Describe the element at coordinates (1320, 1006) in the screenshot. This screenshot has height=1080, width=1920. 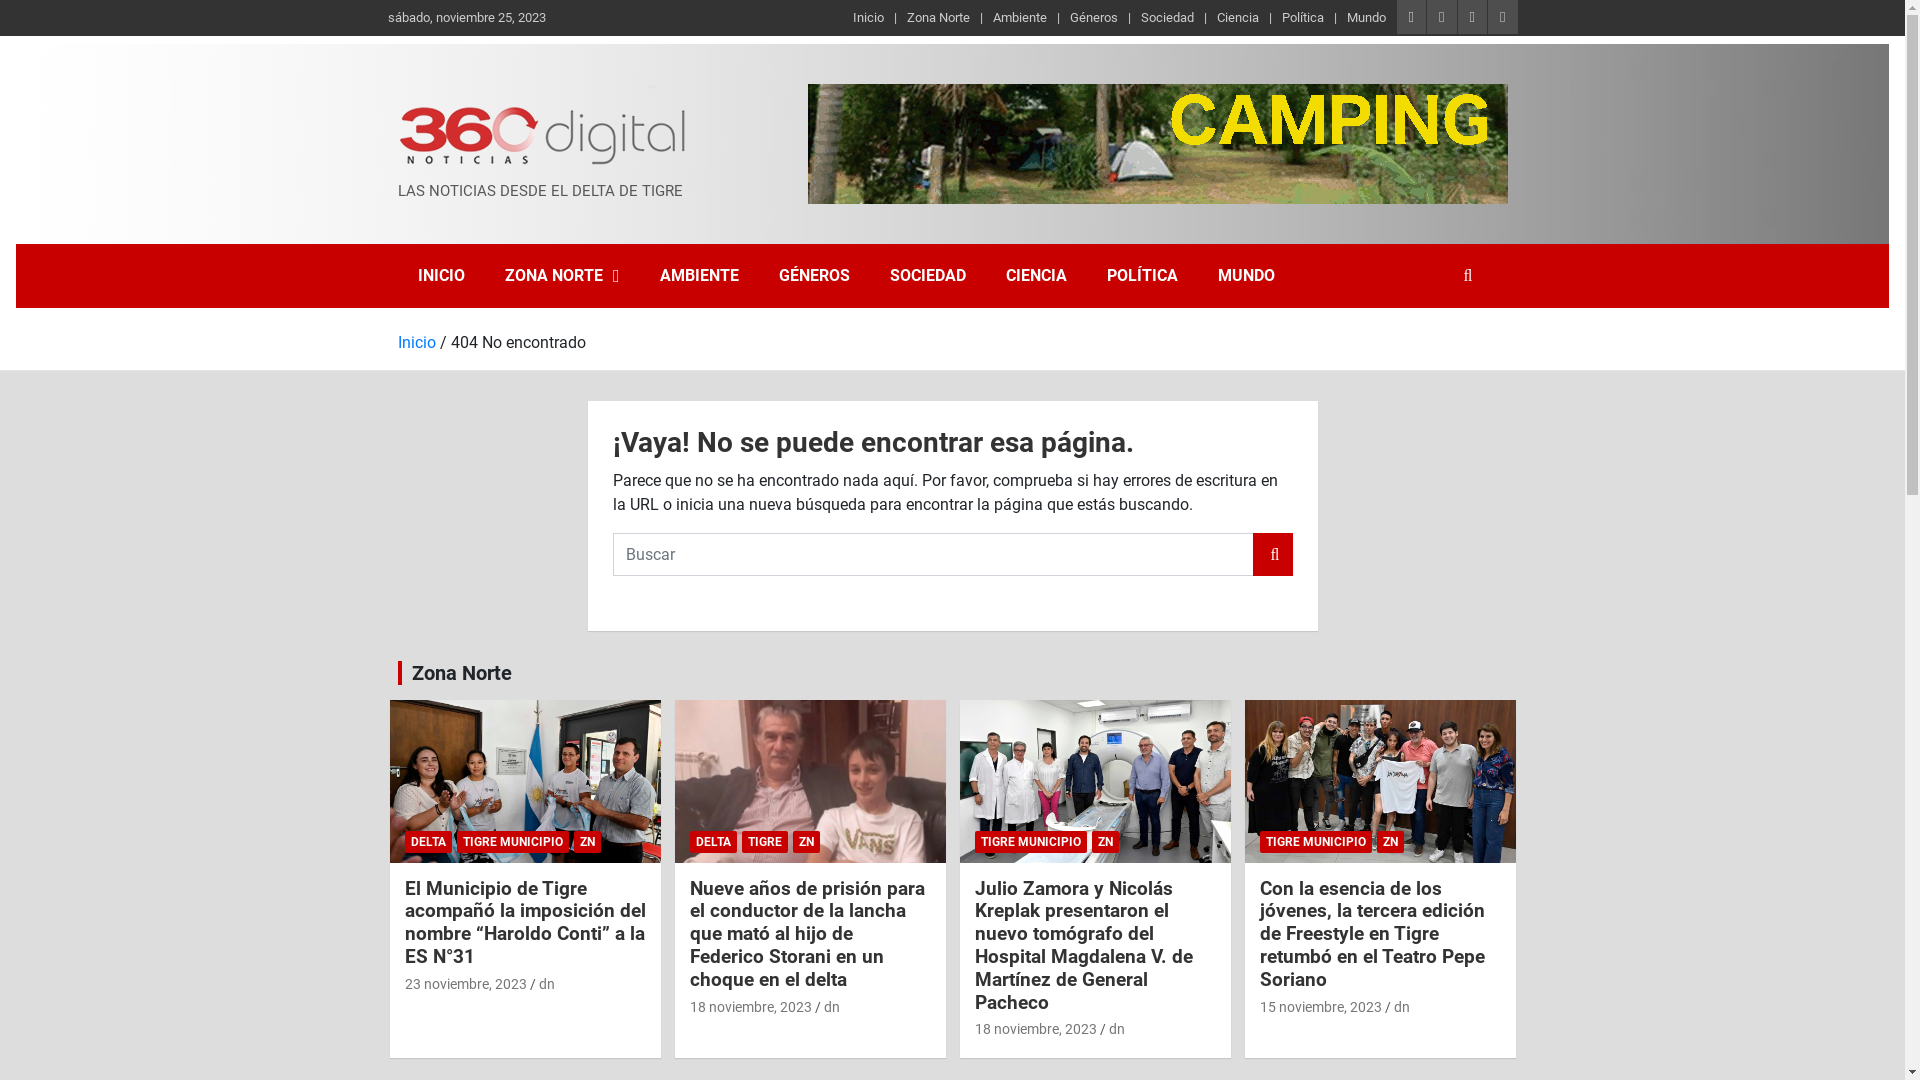
I see `'15 noviembre, 2023'` at that location.